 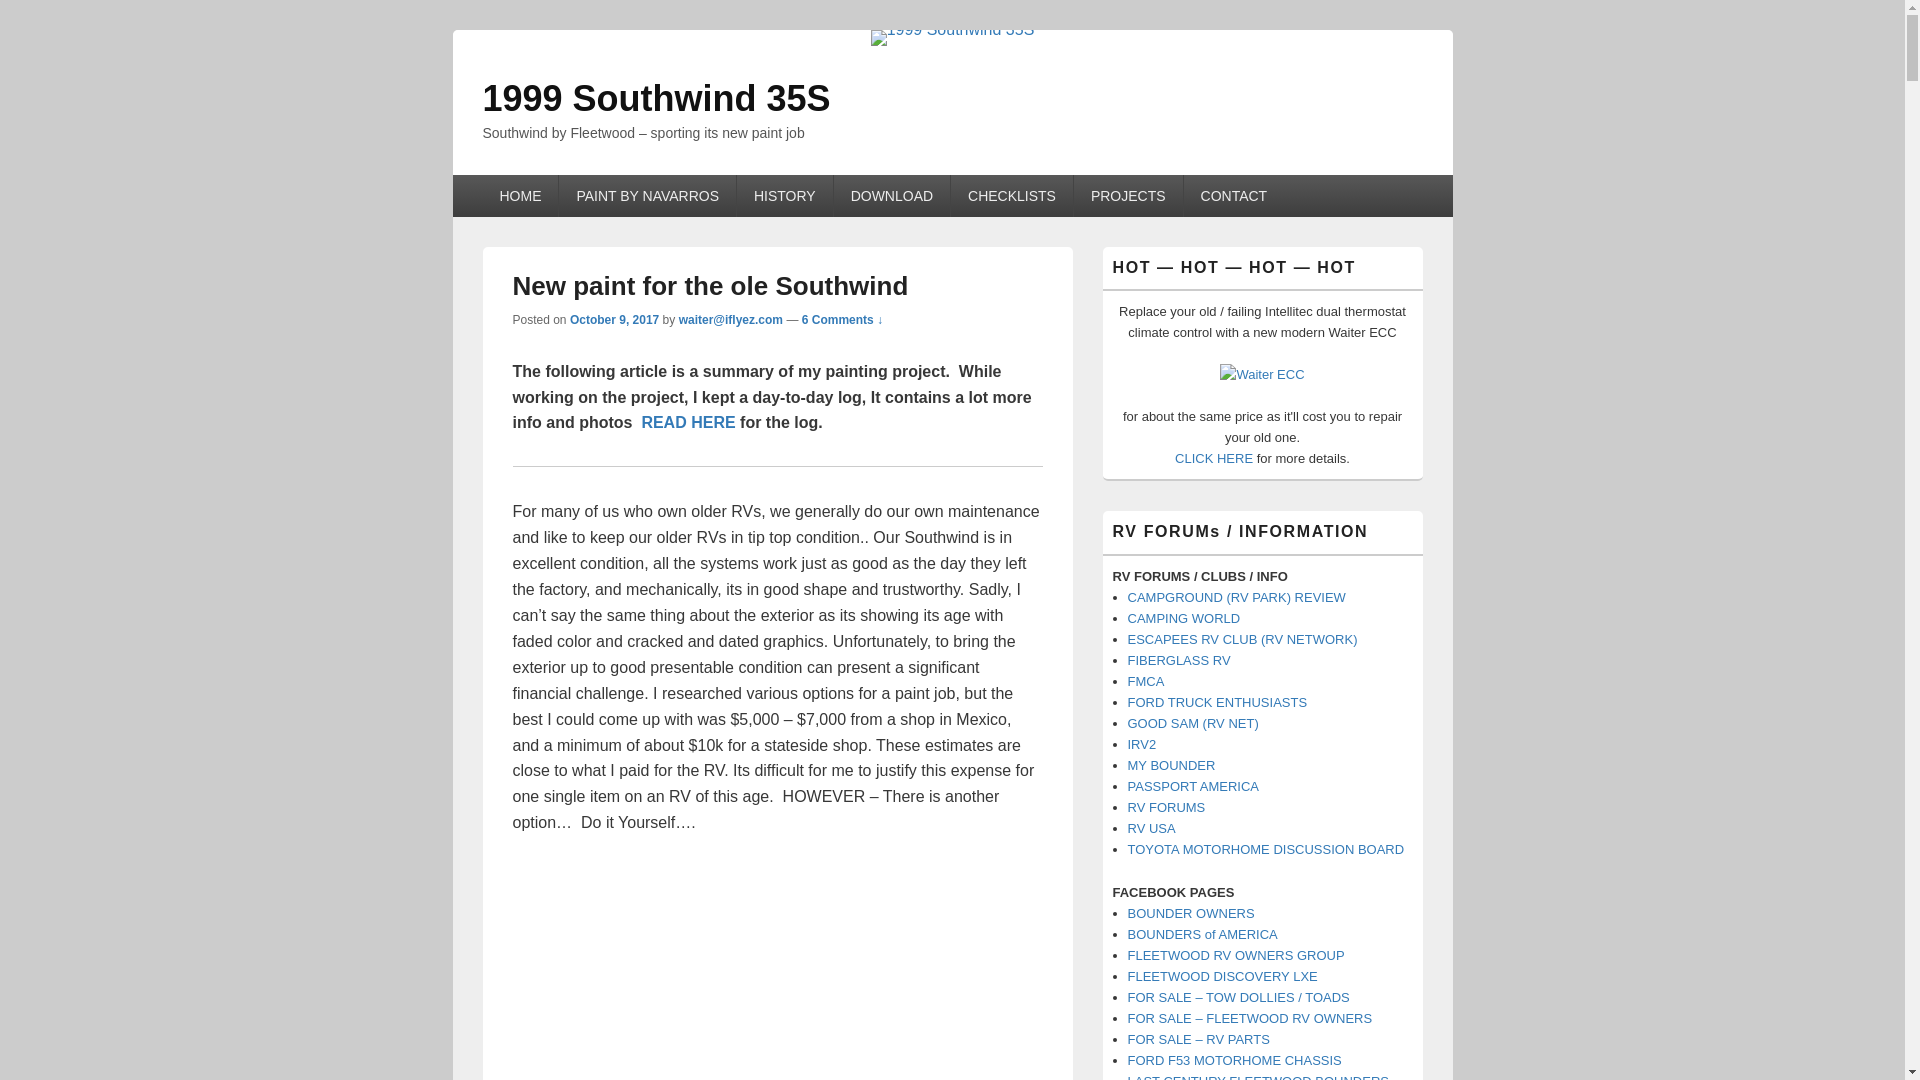 What do you see at coordinates (1152, 828) in the screenshot?
I see `'RV USA'` at bounding box center [1152, 828].